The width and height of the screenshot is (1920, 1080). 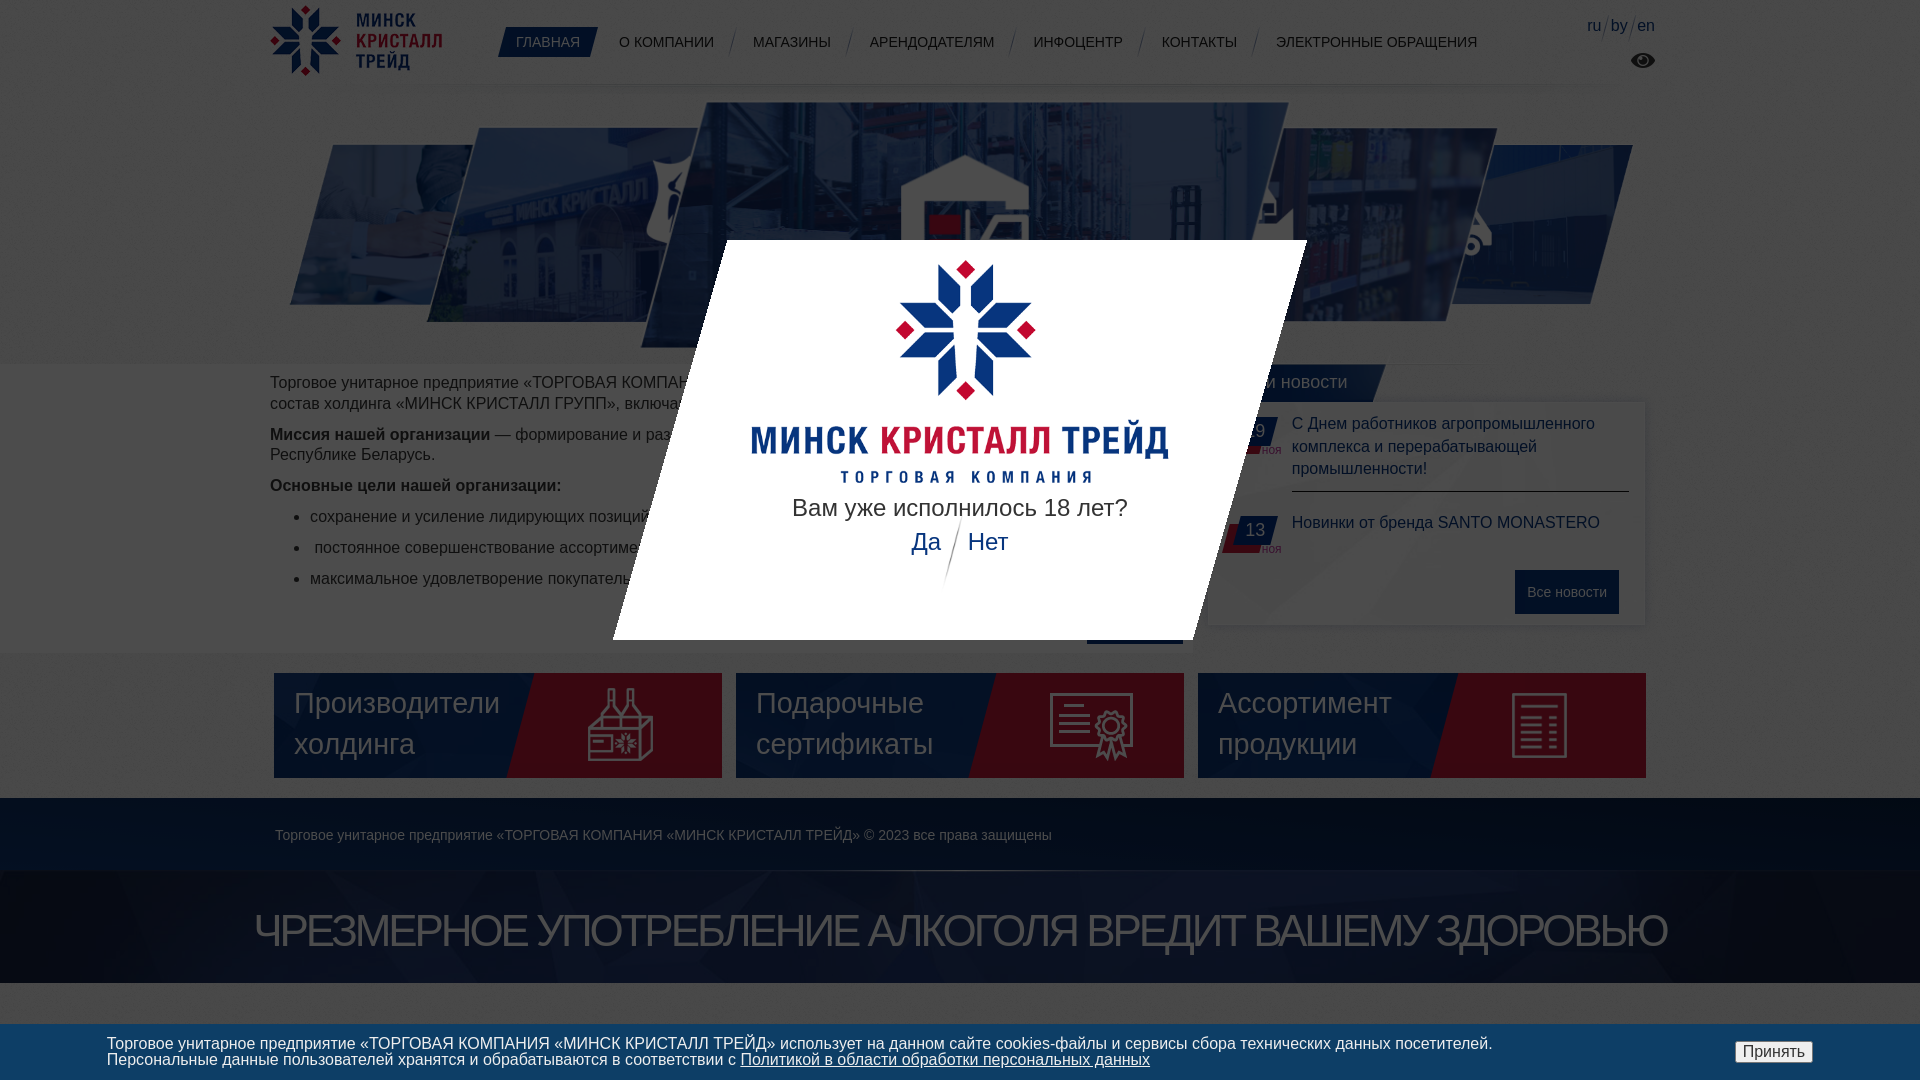 I want to click on 'by', so click(x=1611, y=25).